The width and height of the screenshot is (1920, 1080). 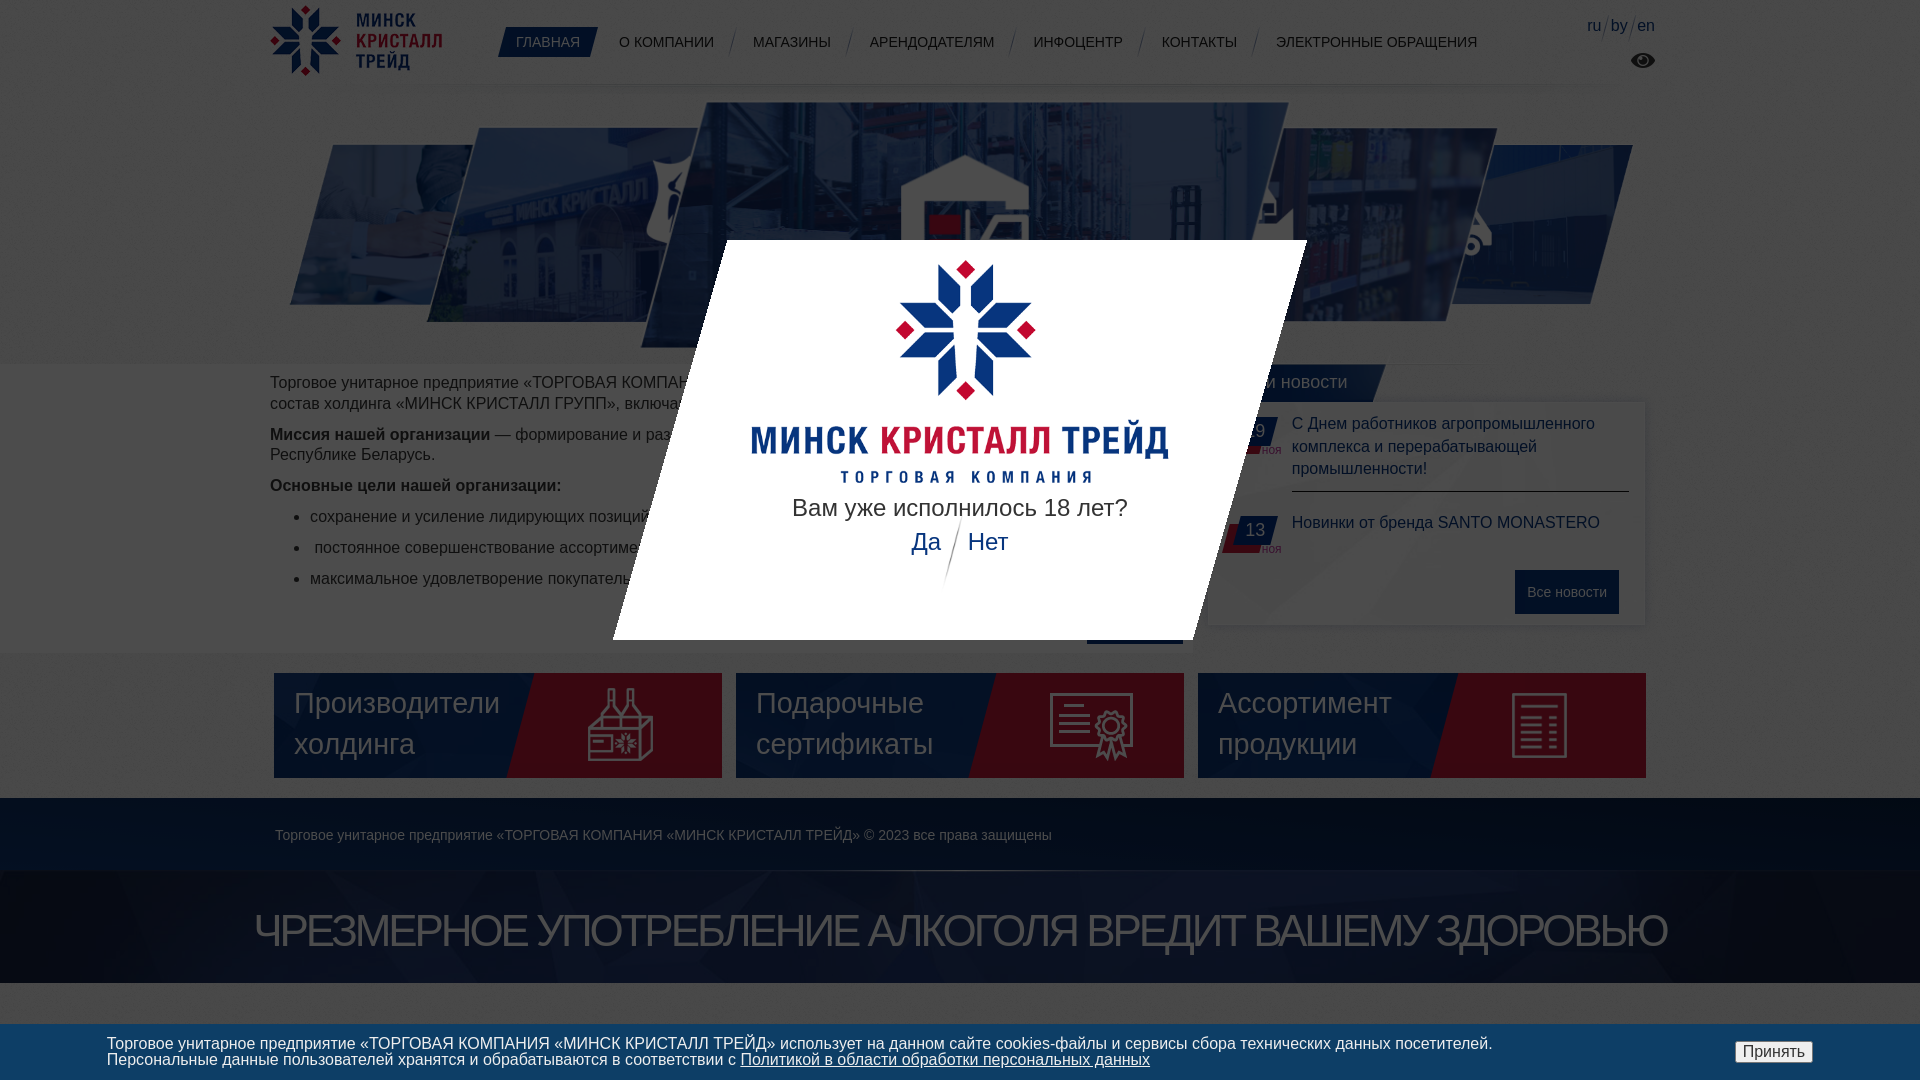 I want to click on 'by', so click(x=1611, y=25).